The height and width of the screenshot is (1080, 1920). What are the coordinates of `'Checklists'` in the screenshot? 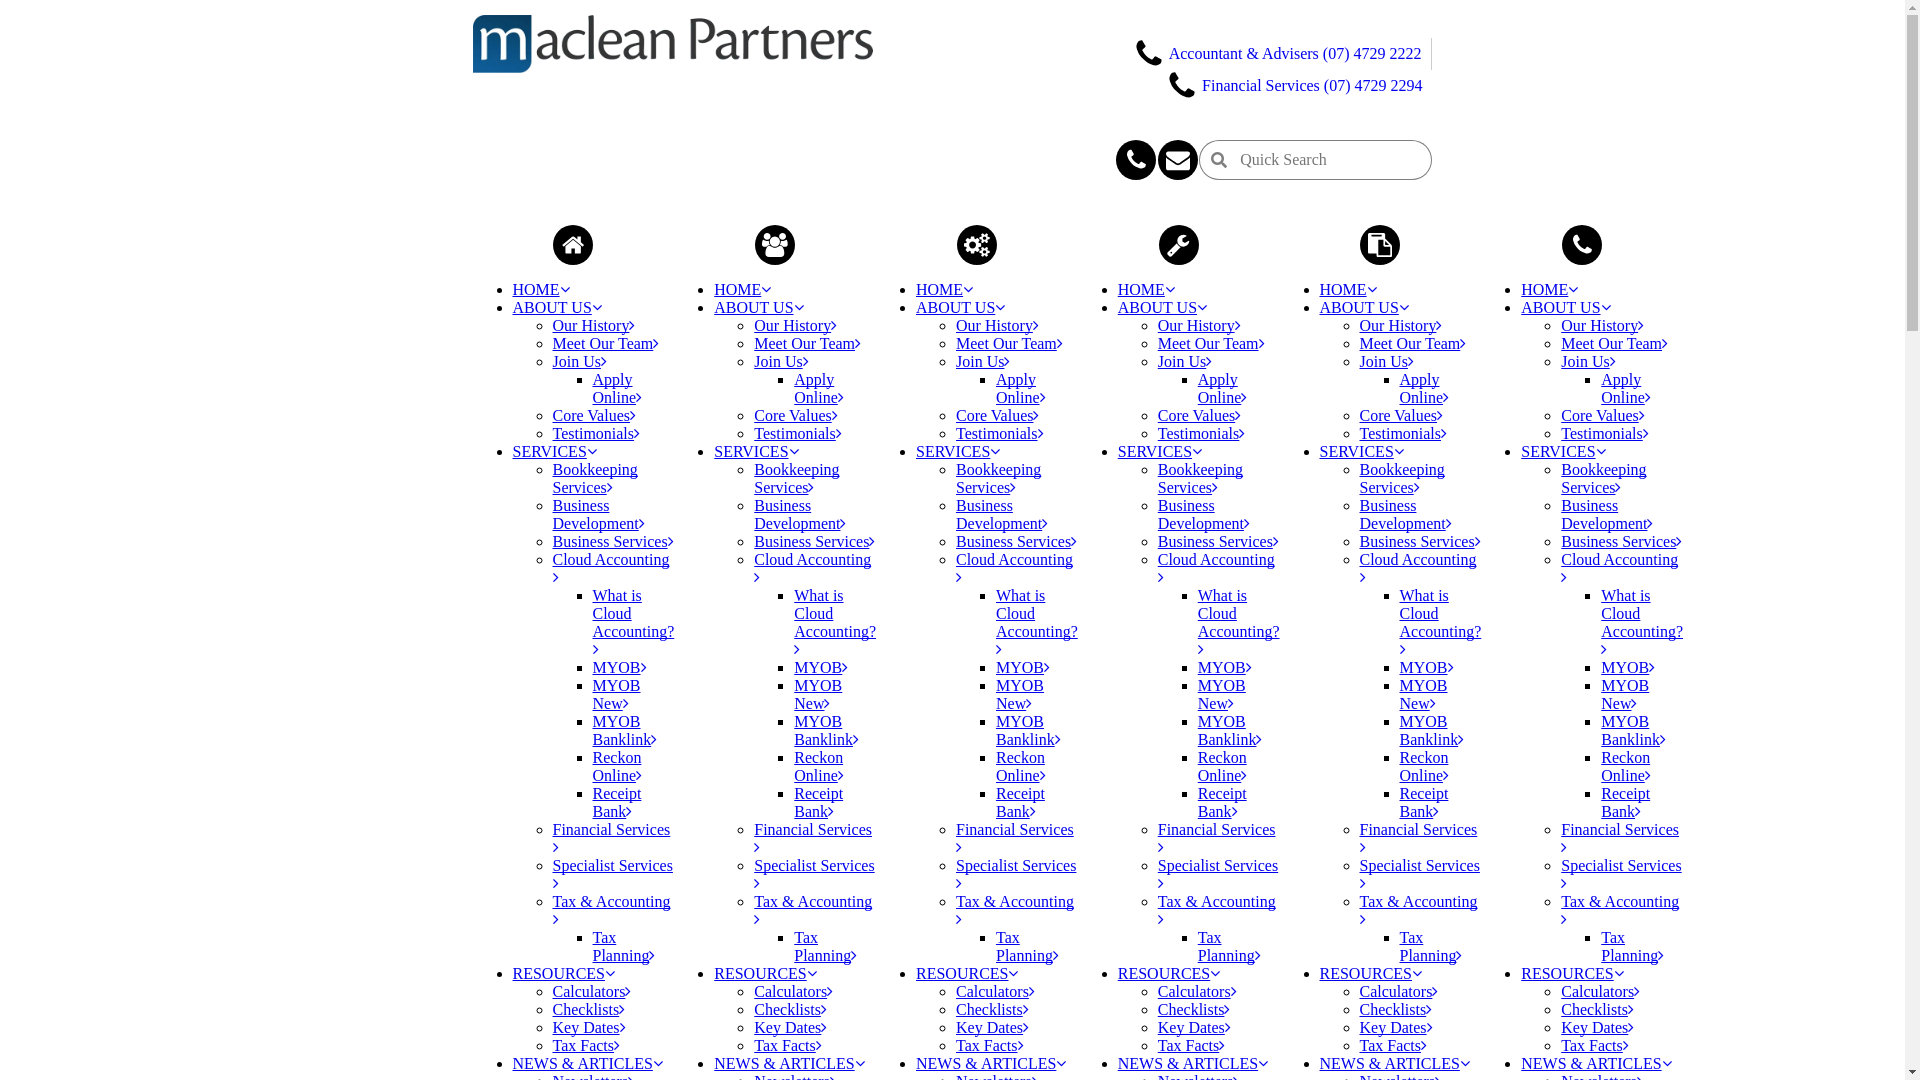 It's located at (587, 1009).